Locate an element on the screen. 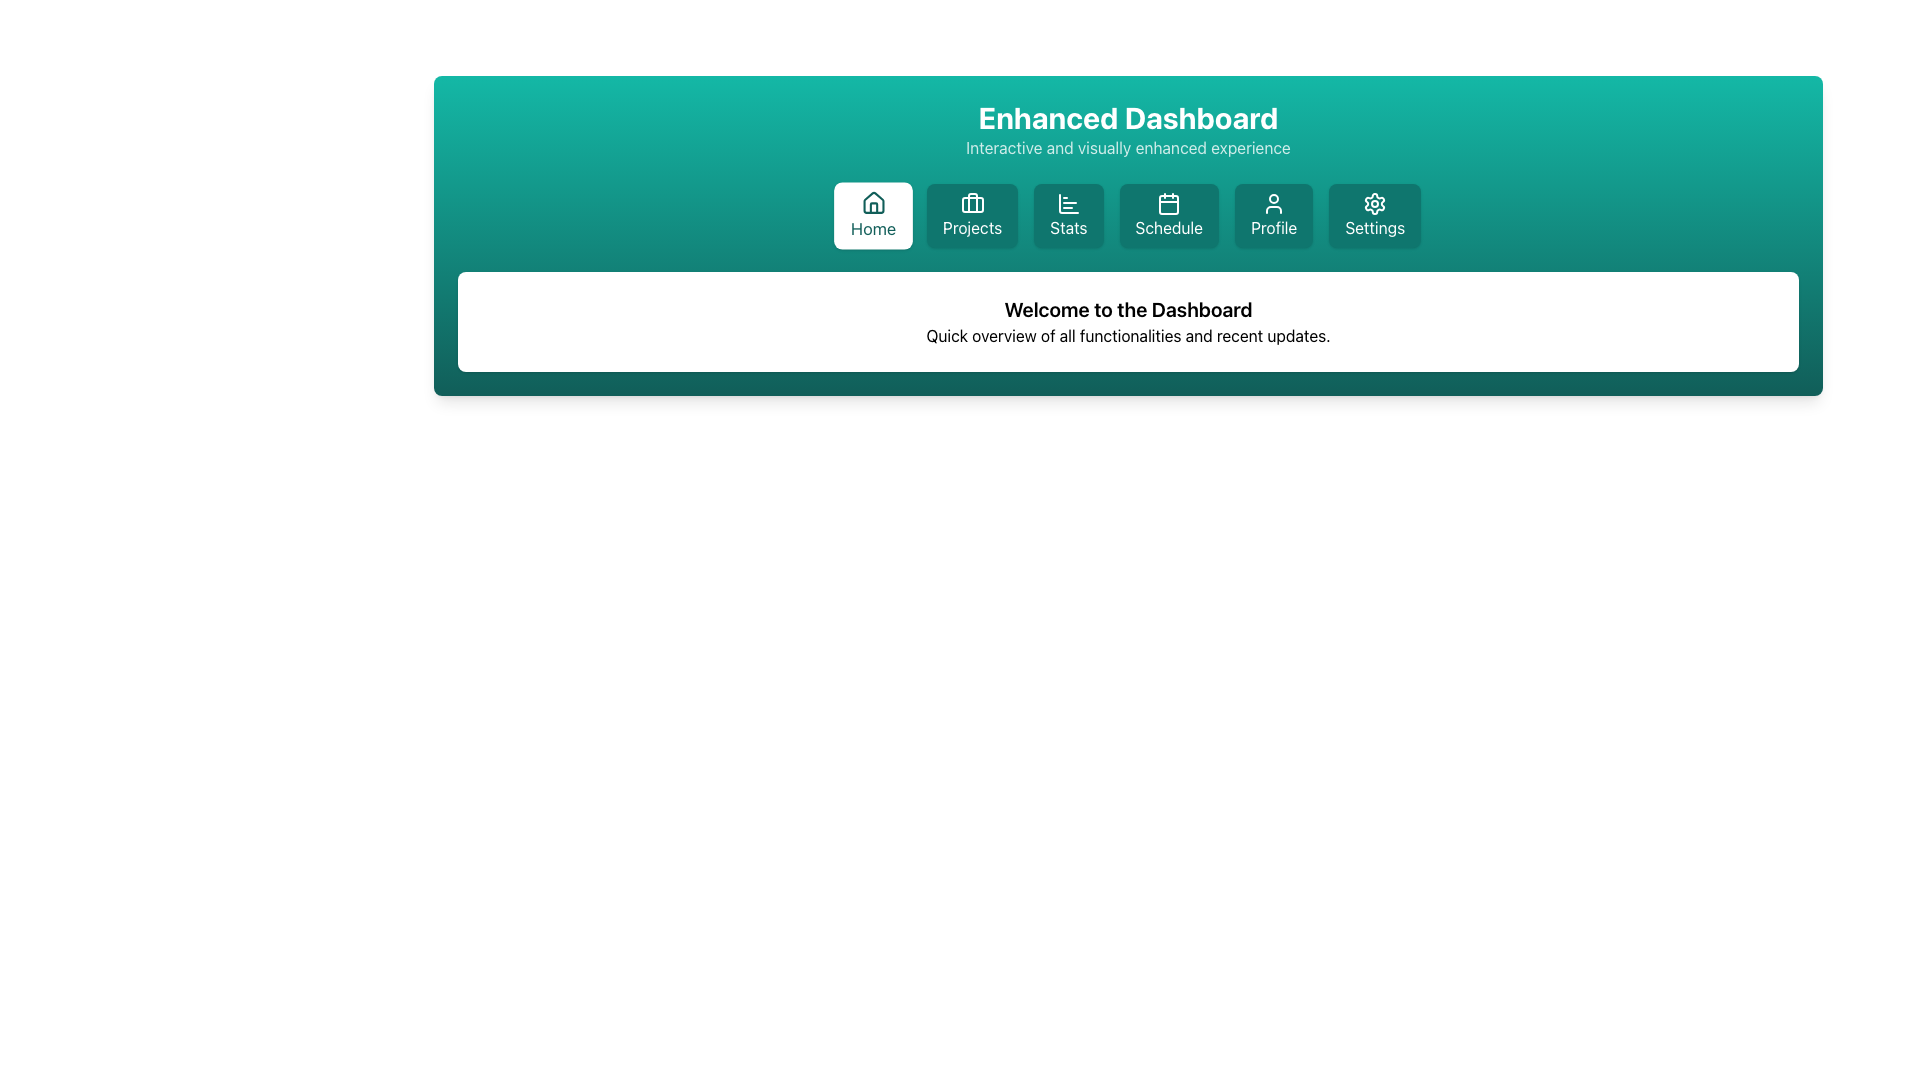 This screenshot has width=1920, height=1080. the fourth navigation menu item labeled 'Schedule' located below the 'Enhanced Dashboard' header is located at coordinates (1128, 216).